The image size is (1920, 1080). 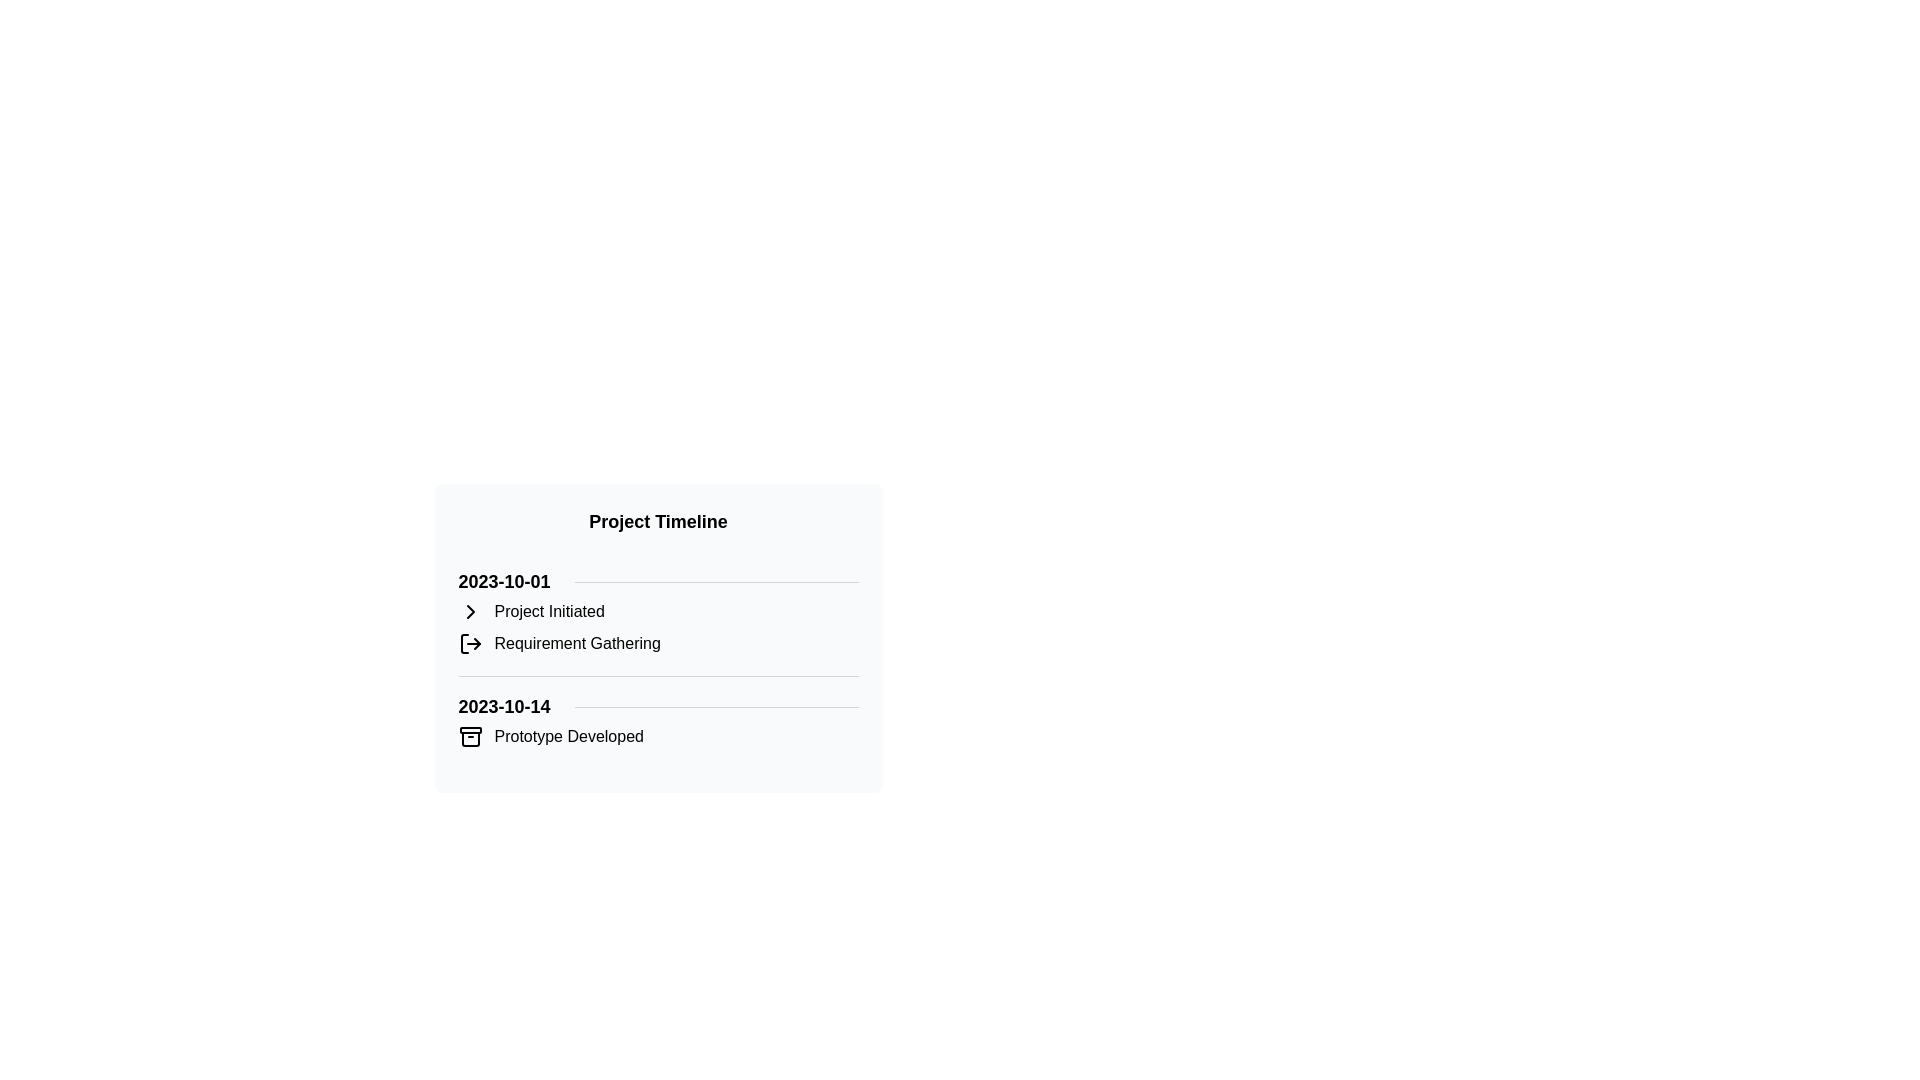 I want to click on date label marking the event or milestone for October 14, 2023, located in the second chronological entry of the timeline widget, so click(x=504, y=705).